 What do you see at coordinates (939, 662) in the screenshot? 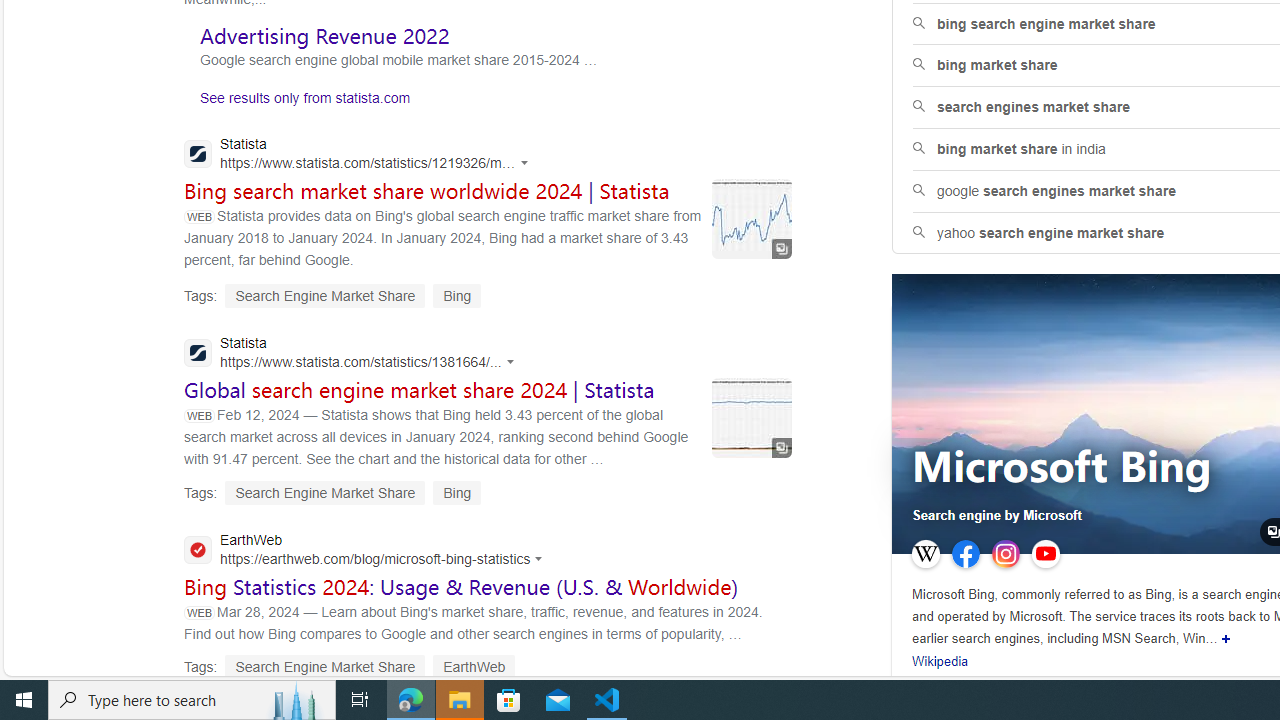
I see `'Wikipedia'` at bounding box center [939, 662].